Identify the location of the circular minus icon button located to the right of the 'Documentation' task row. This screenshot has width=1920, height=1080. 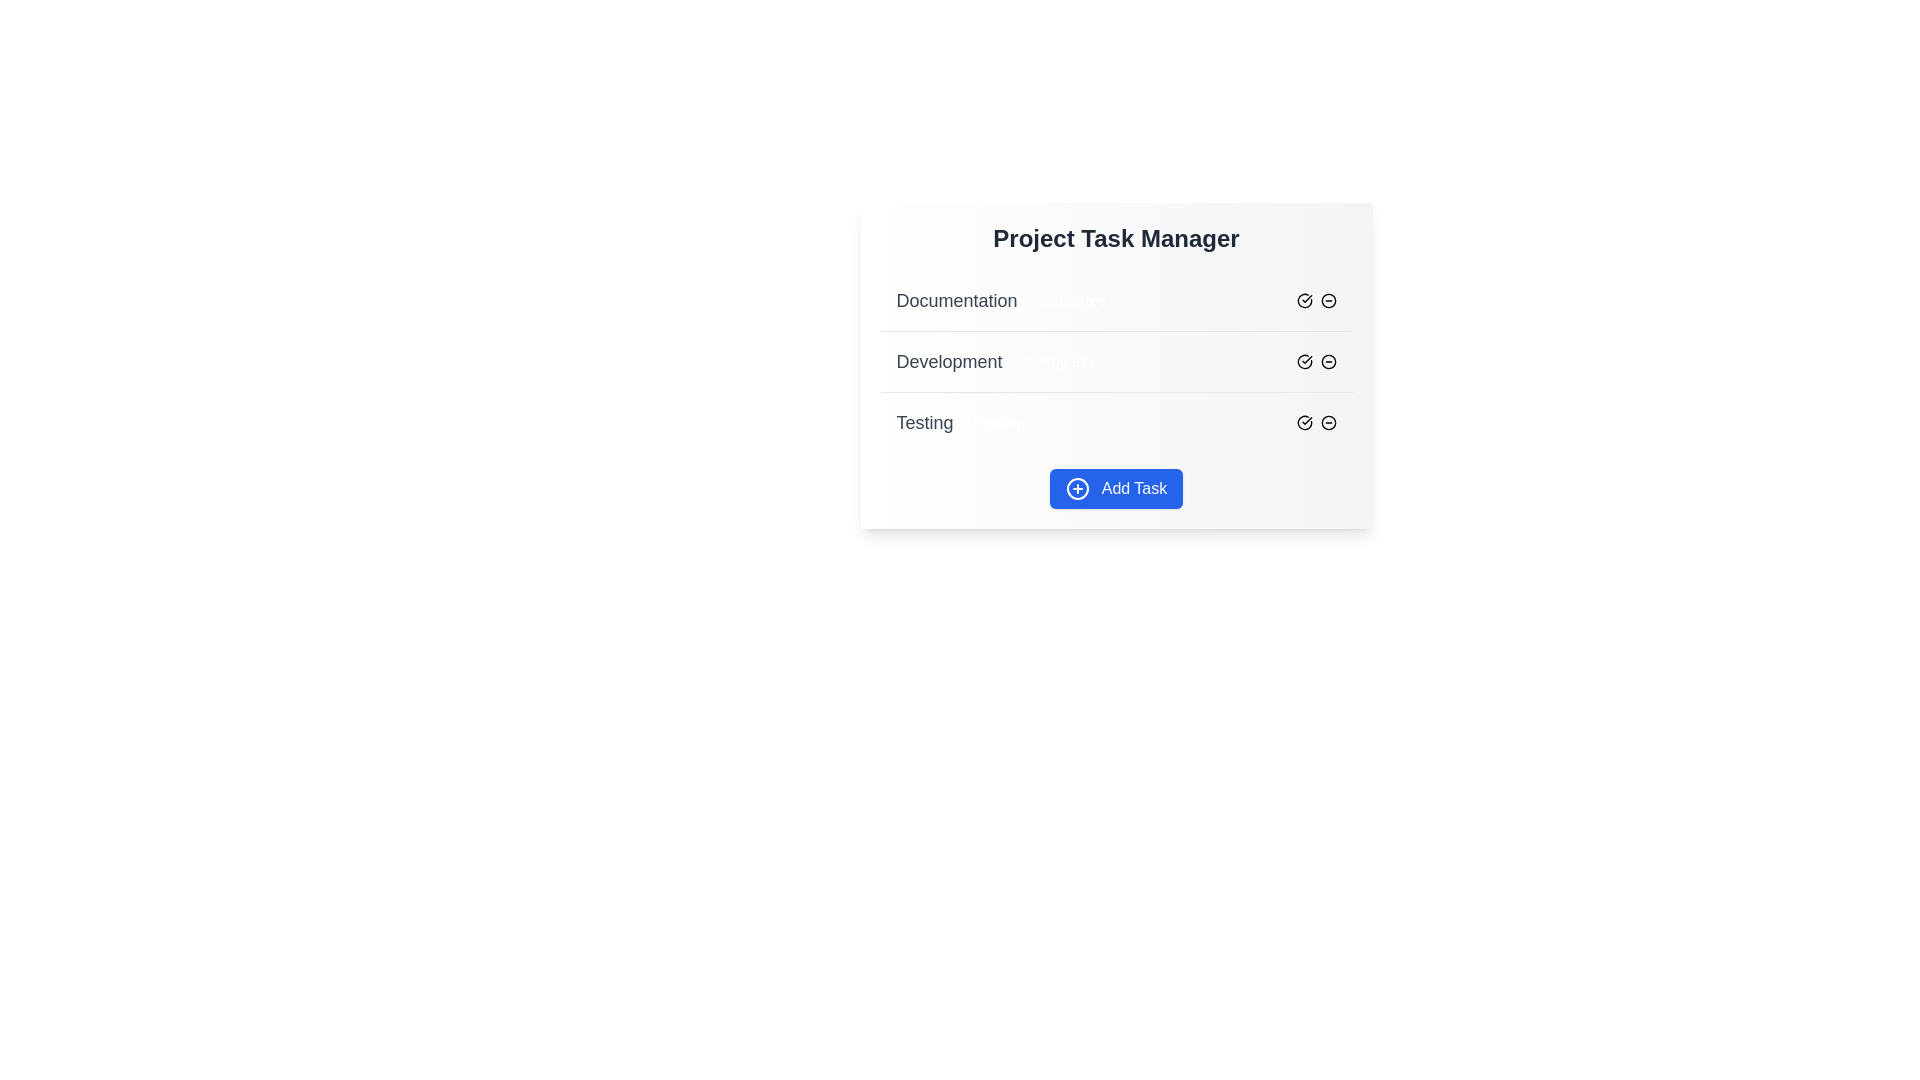
(1328, 300).